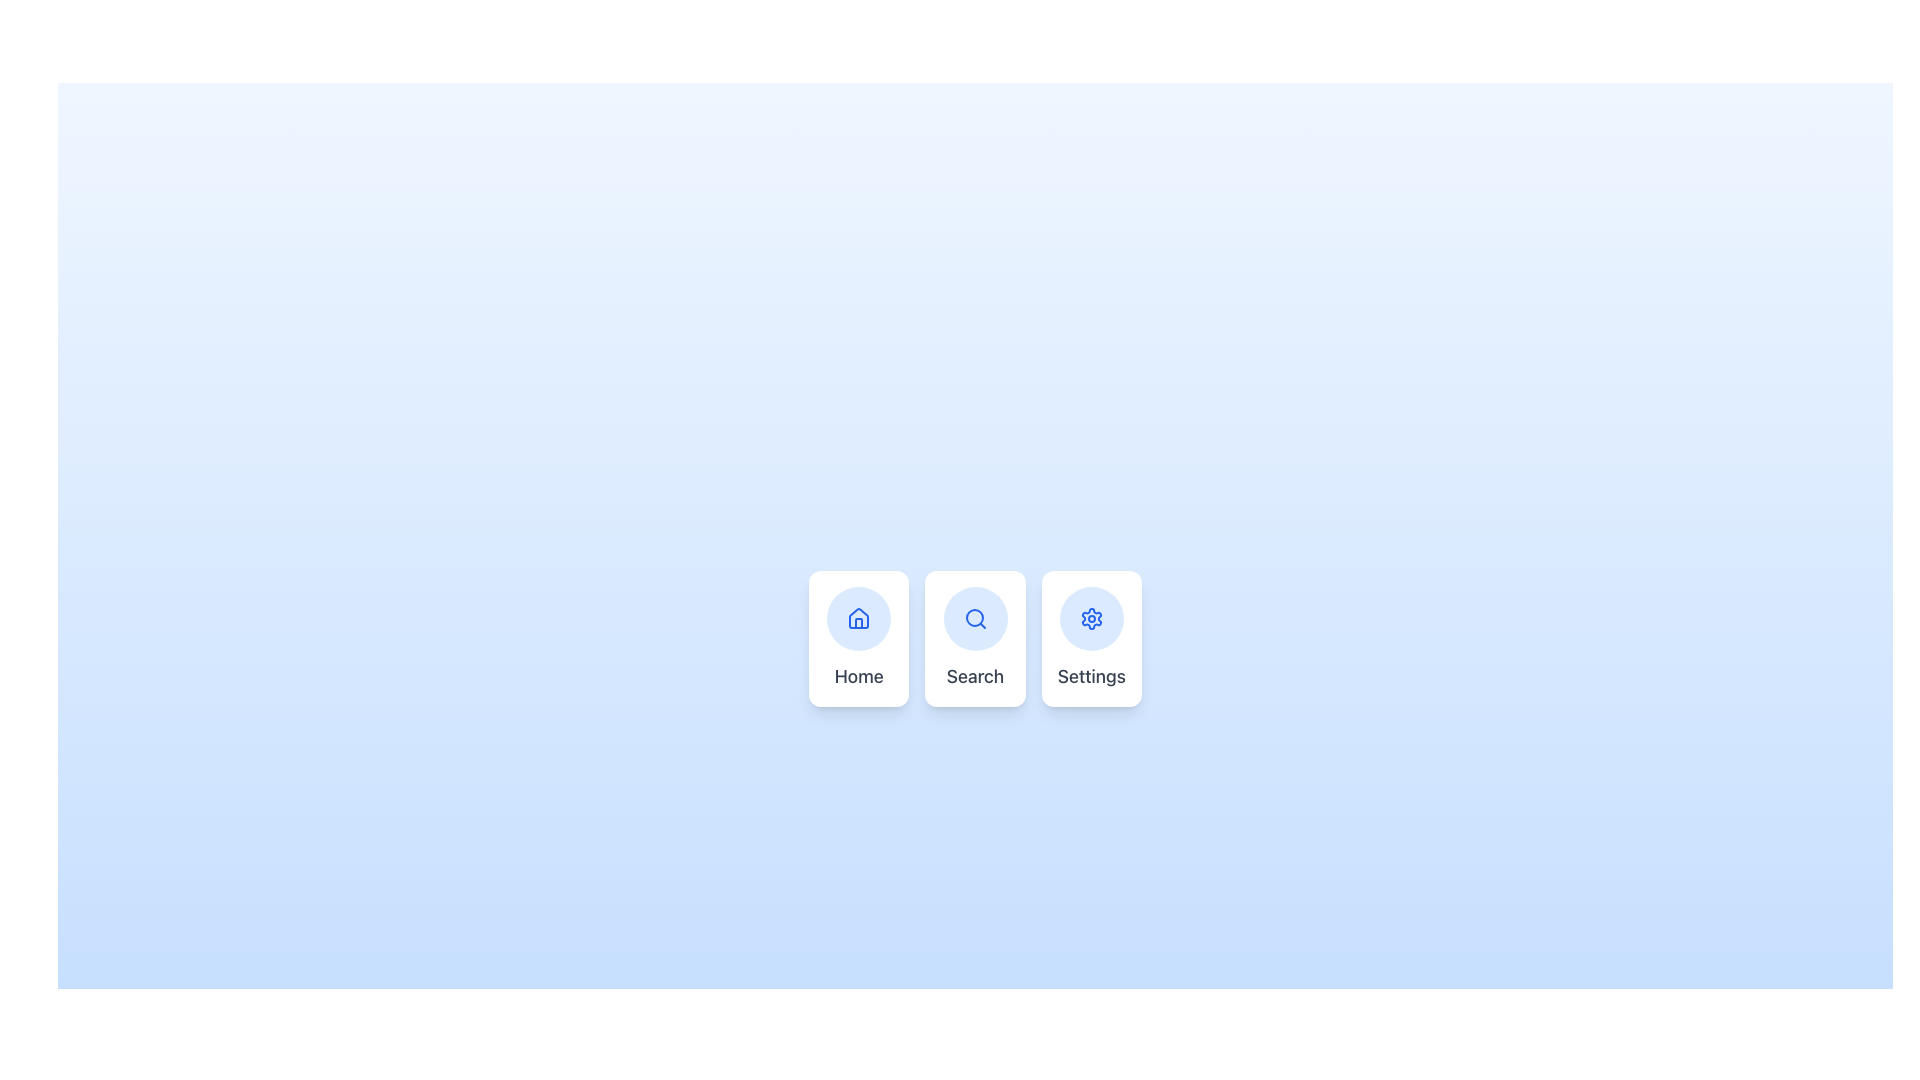  I want to click on the circular cogwheel icon with a light blue background and blue border, located at the top center of the 'Settings' card, so click(1090, 617).